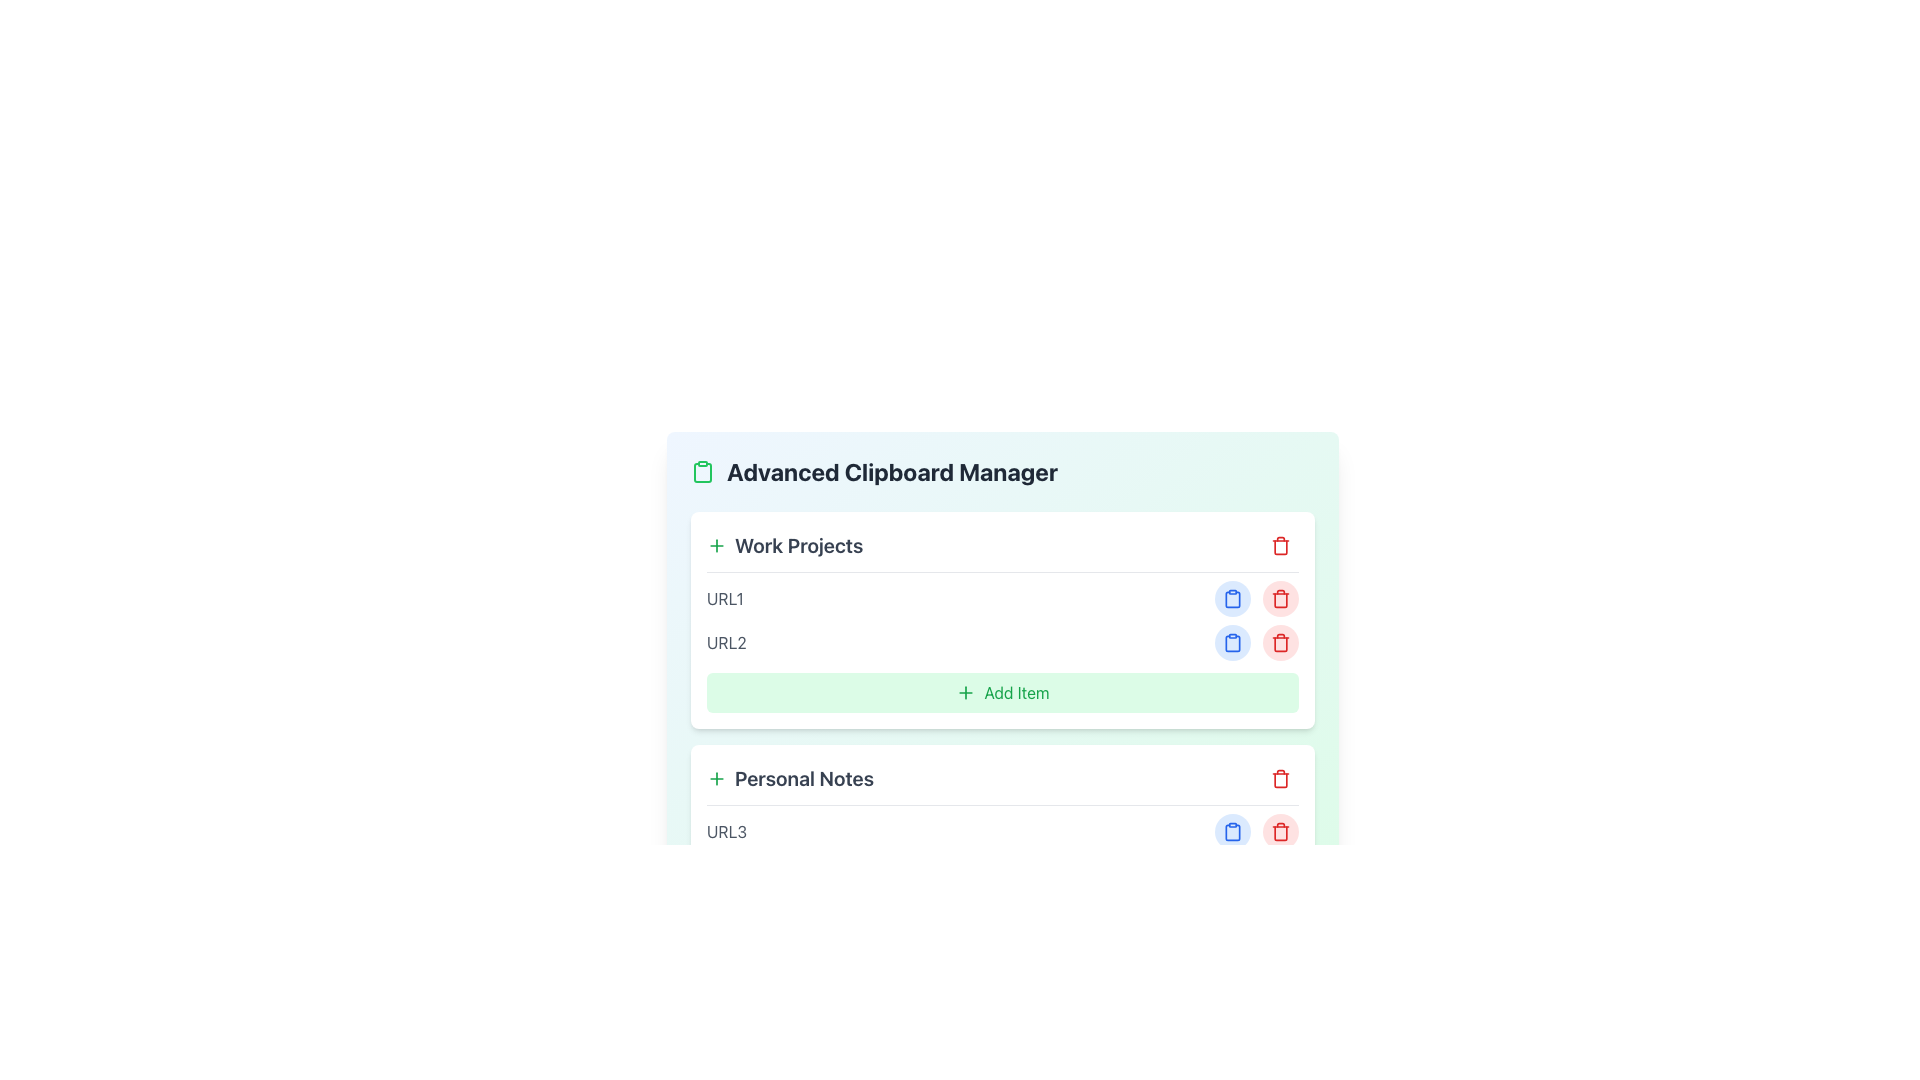 This screenshot has width=1920, height=1080. Describe the element at coordinates (784, 546) in the screenshot. I see `the information displayed in the 'Work Projects' section header, which visually distinguishes this section from others and is located towards the top-left of the interface` at that location.